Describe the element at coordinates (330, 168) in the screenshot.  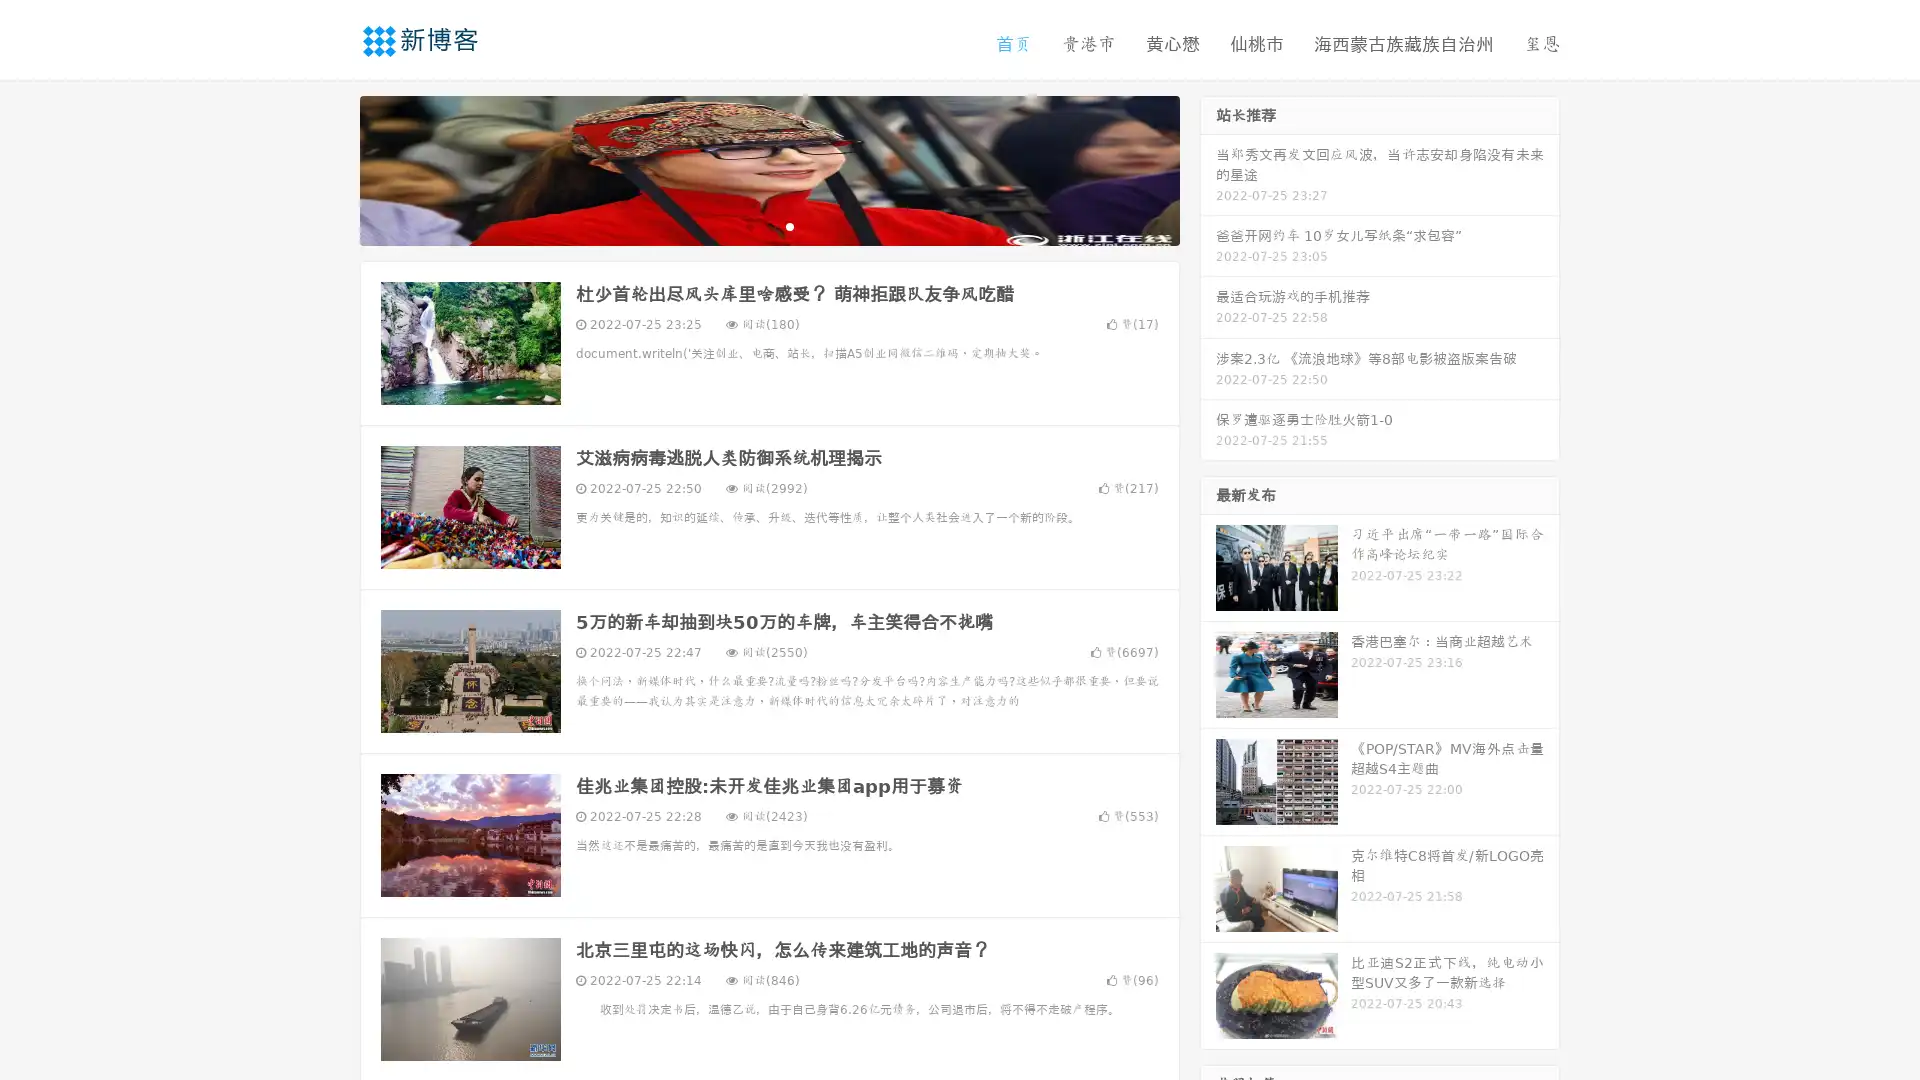
I see `Previous slide` at that location.